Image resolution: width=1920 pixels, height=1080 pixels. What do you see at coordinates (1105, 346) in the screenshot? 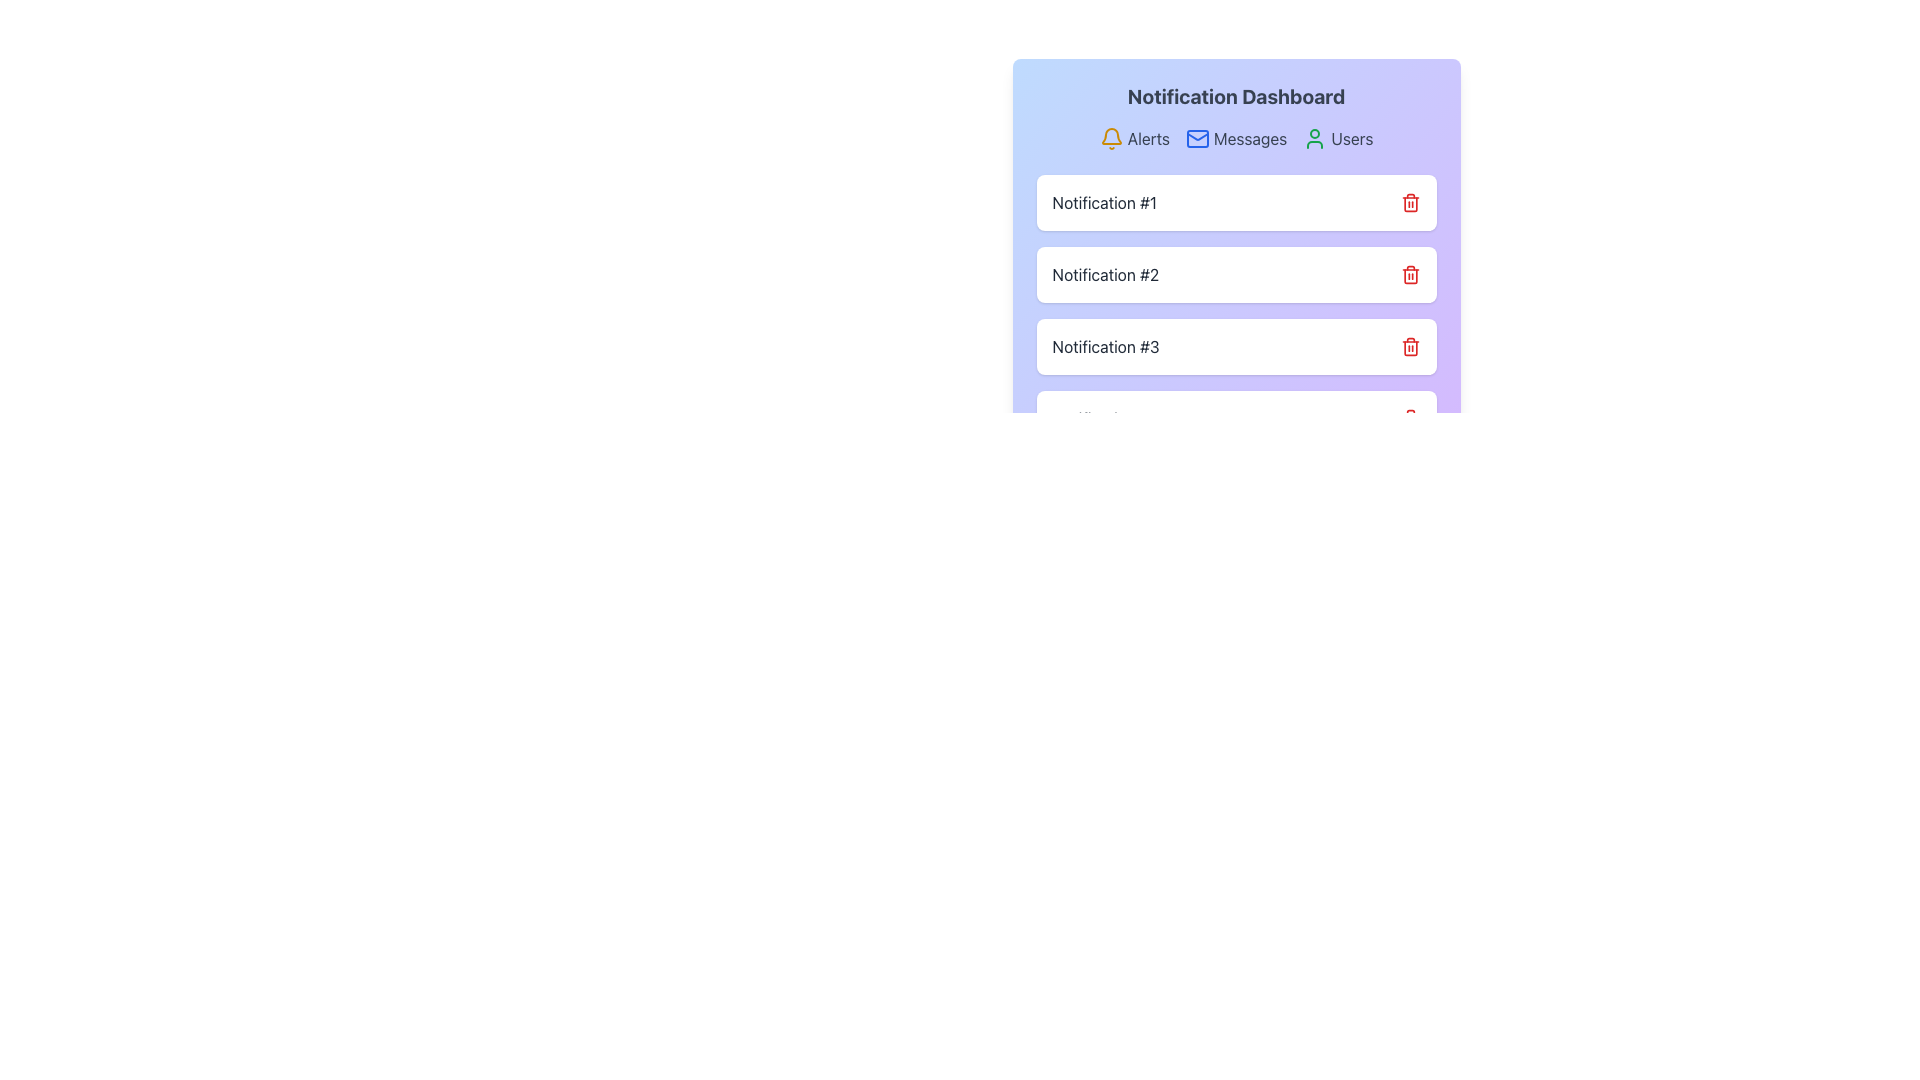
I see `the text label displaying 'Notification #3' which is located on the left side of its card in a vertically stacked list of notifications` at bounding box center [1105, 346].